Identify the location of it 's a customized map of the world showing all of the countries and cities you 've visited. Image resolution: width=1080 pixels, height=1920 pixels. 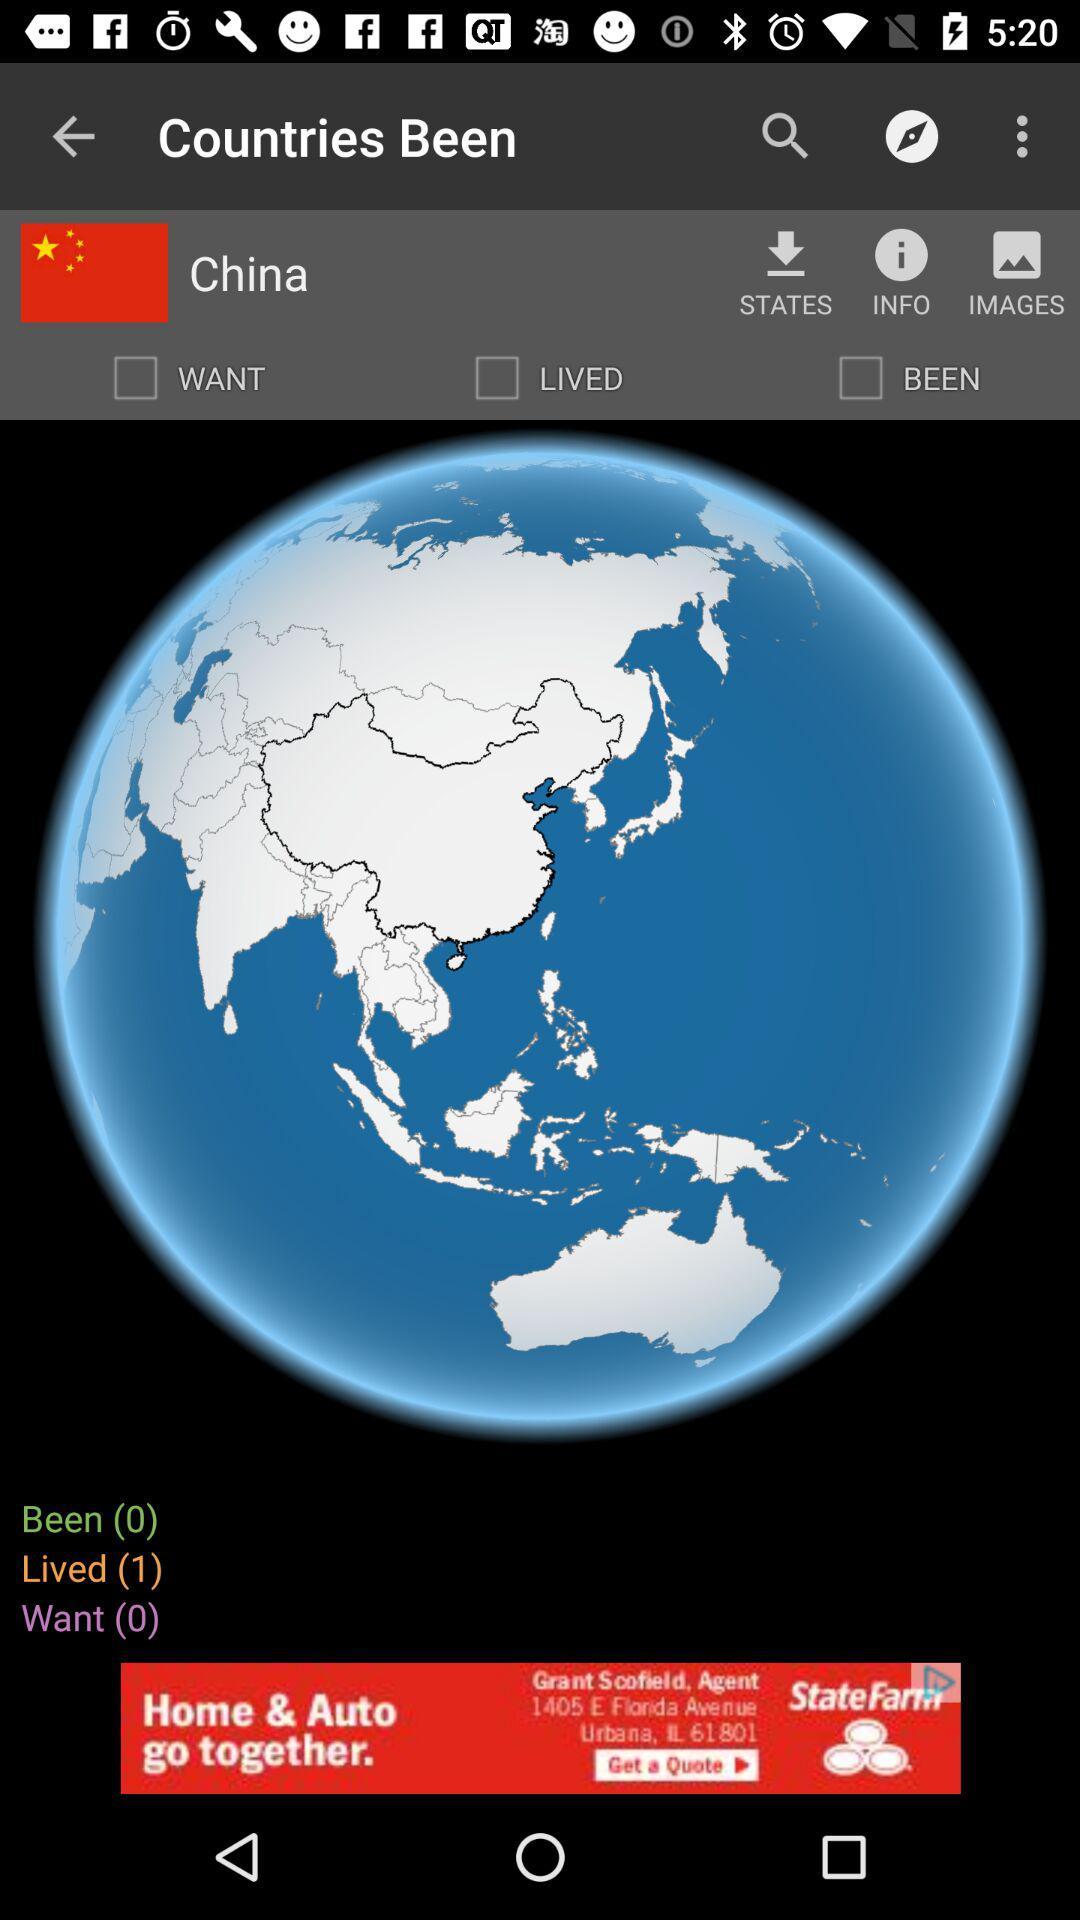
(859, 378).